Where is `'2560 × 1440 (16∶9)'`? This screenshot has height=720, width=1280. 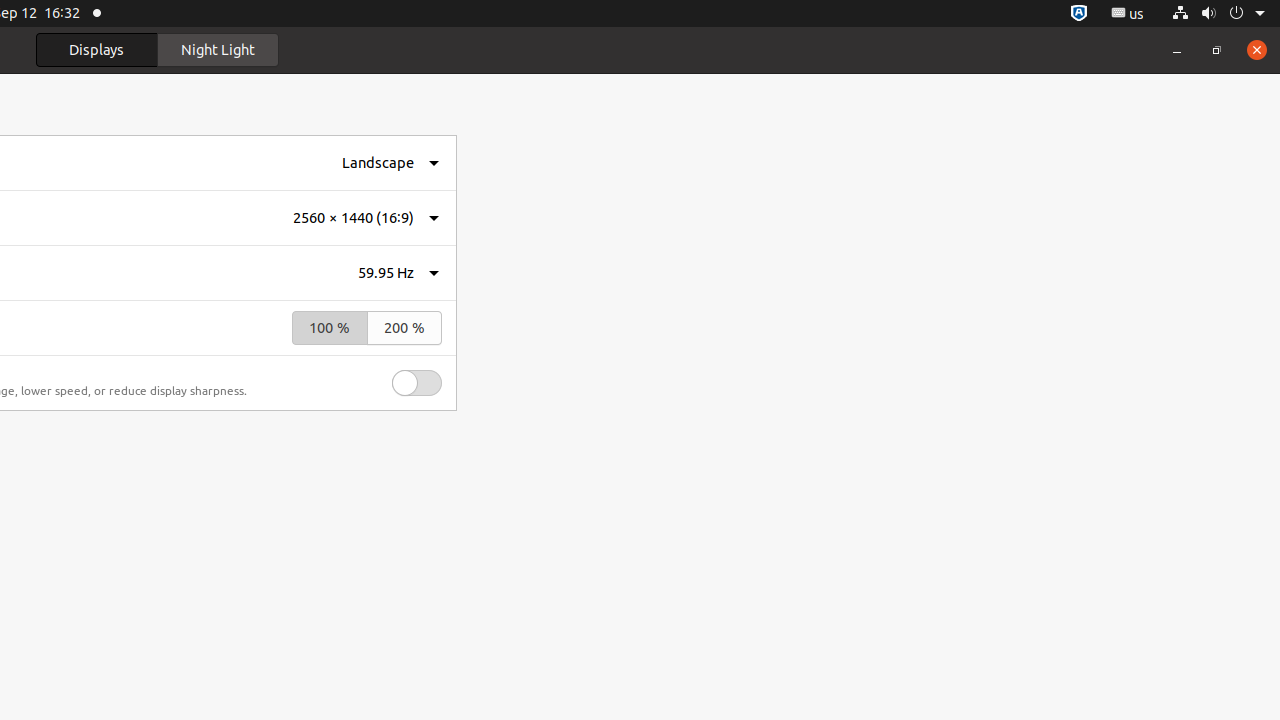 '2560 × 1440 (16∶9)' is located at coordinates (353, 218).